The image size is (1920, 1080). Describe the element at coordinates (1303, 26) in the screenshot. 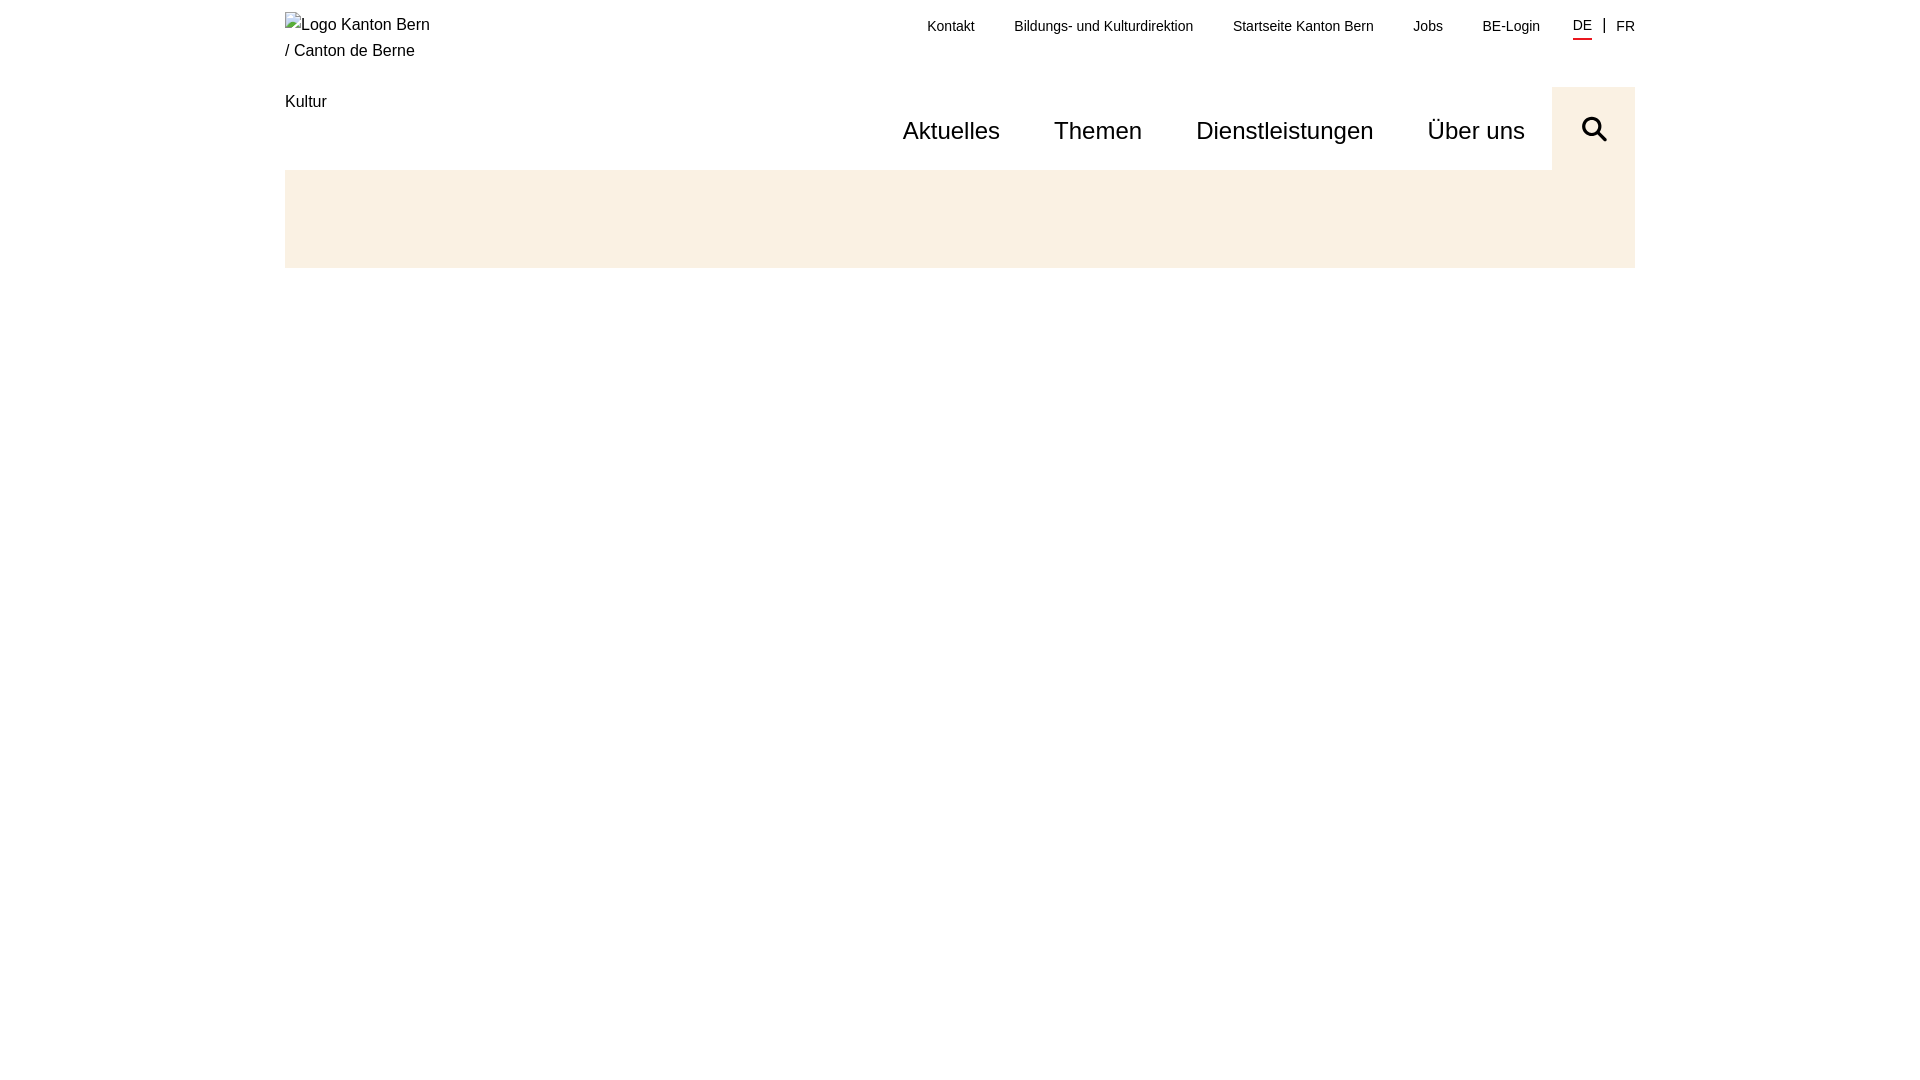

I see `'Startseite Kanton Bern'` at that location.